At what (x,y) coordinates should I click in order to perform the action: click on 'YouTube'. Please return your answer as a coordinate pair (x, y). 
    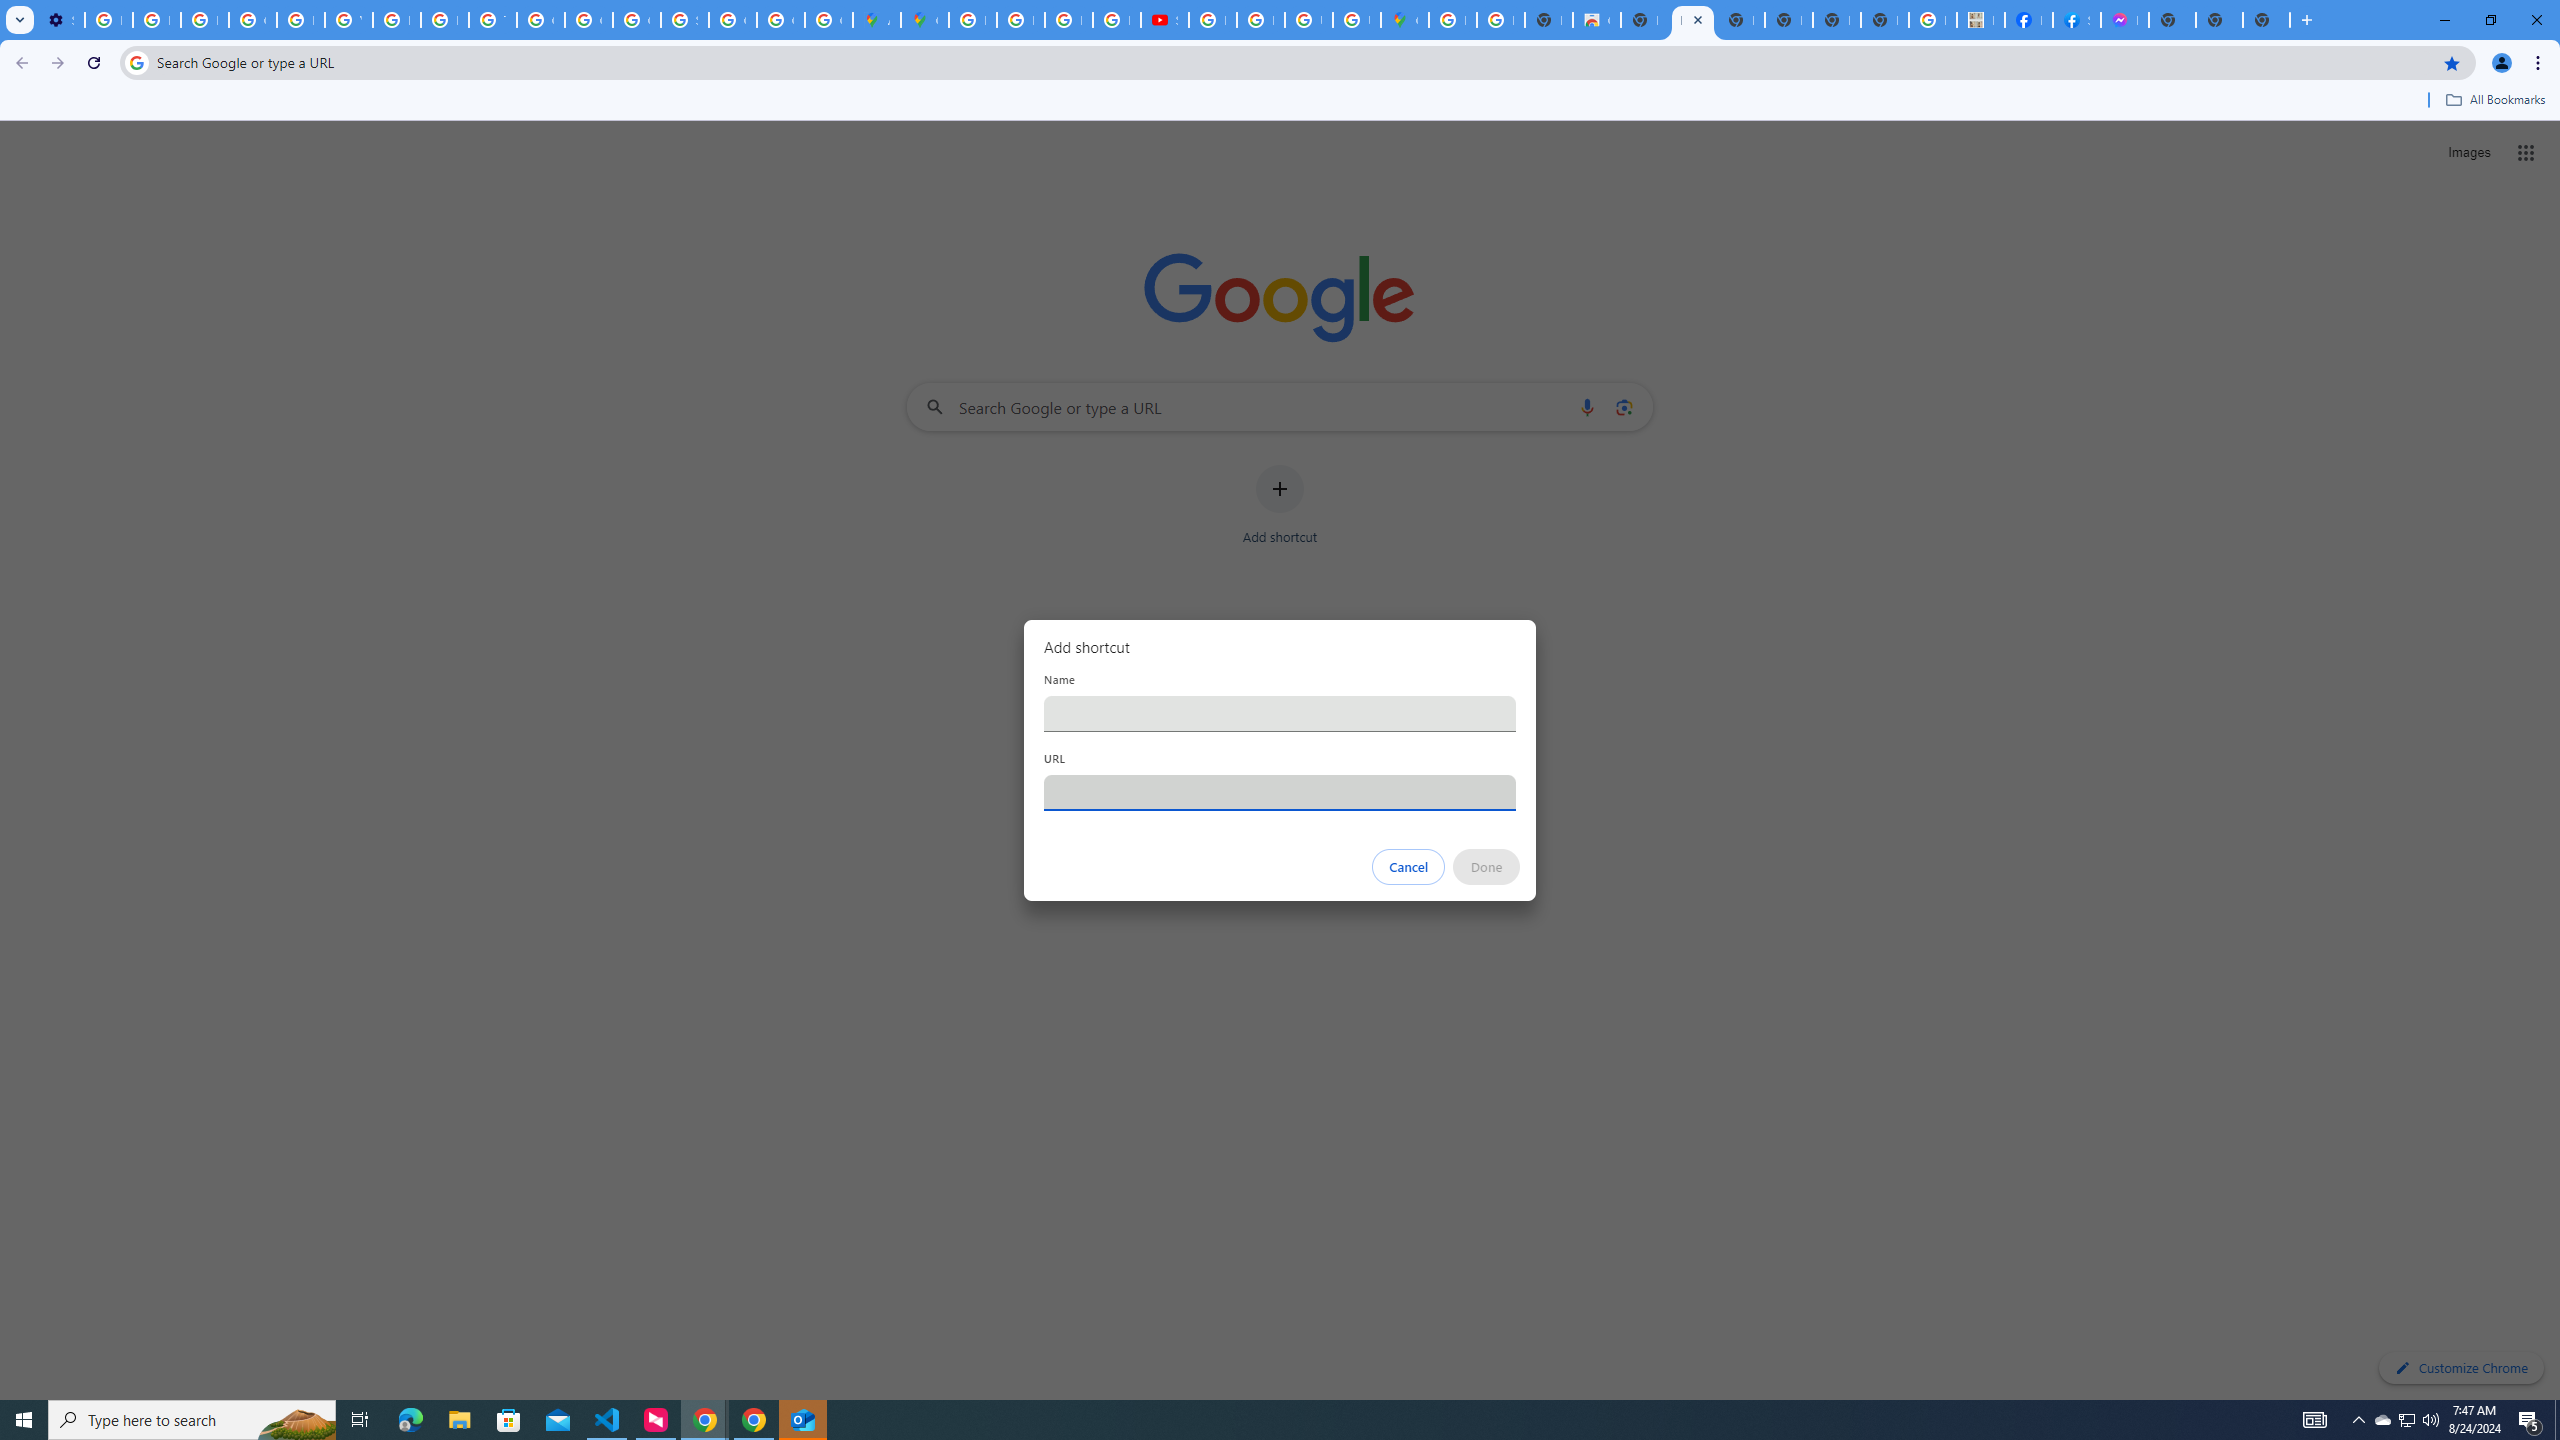
    Looking at the image, I should click on (347, 19).